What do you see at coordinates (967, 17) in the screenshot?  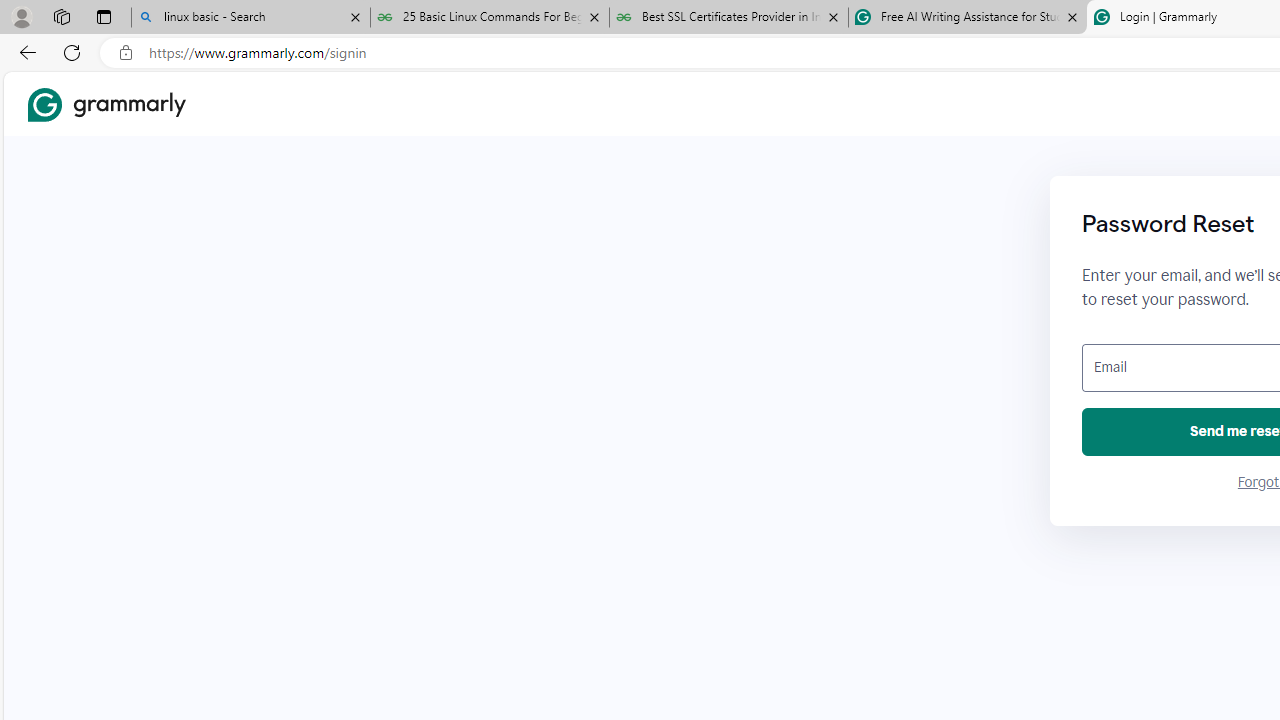 I see `'Free AI Writing Assistance for Students | Grammarly'` at bounding box center [967, 17].